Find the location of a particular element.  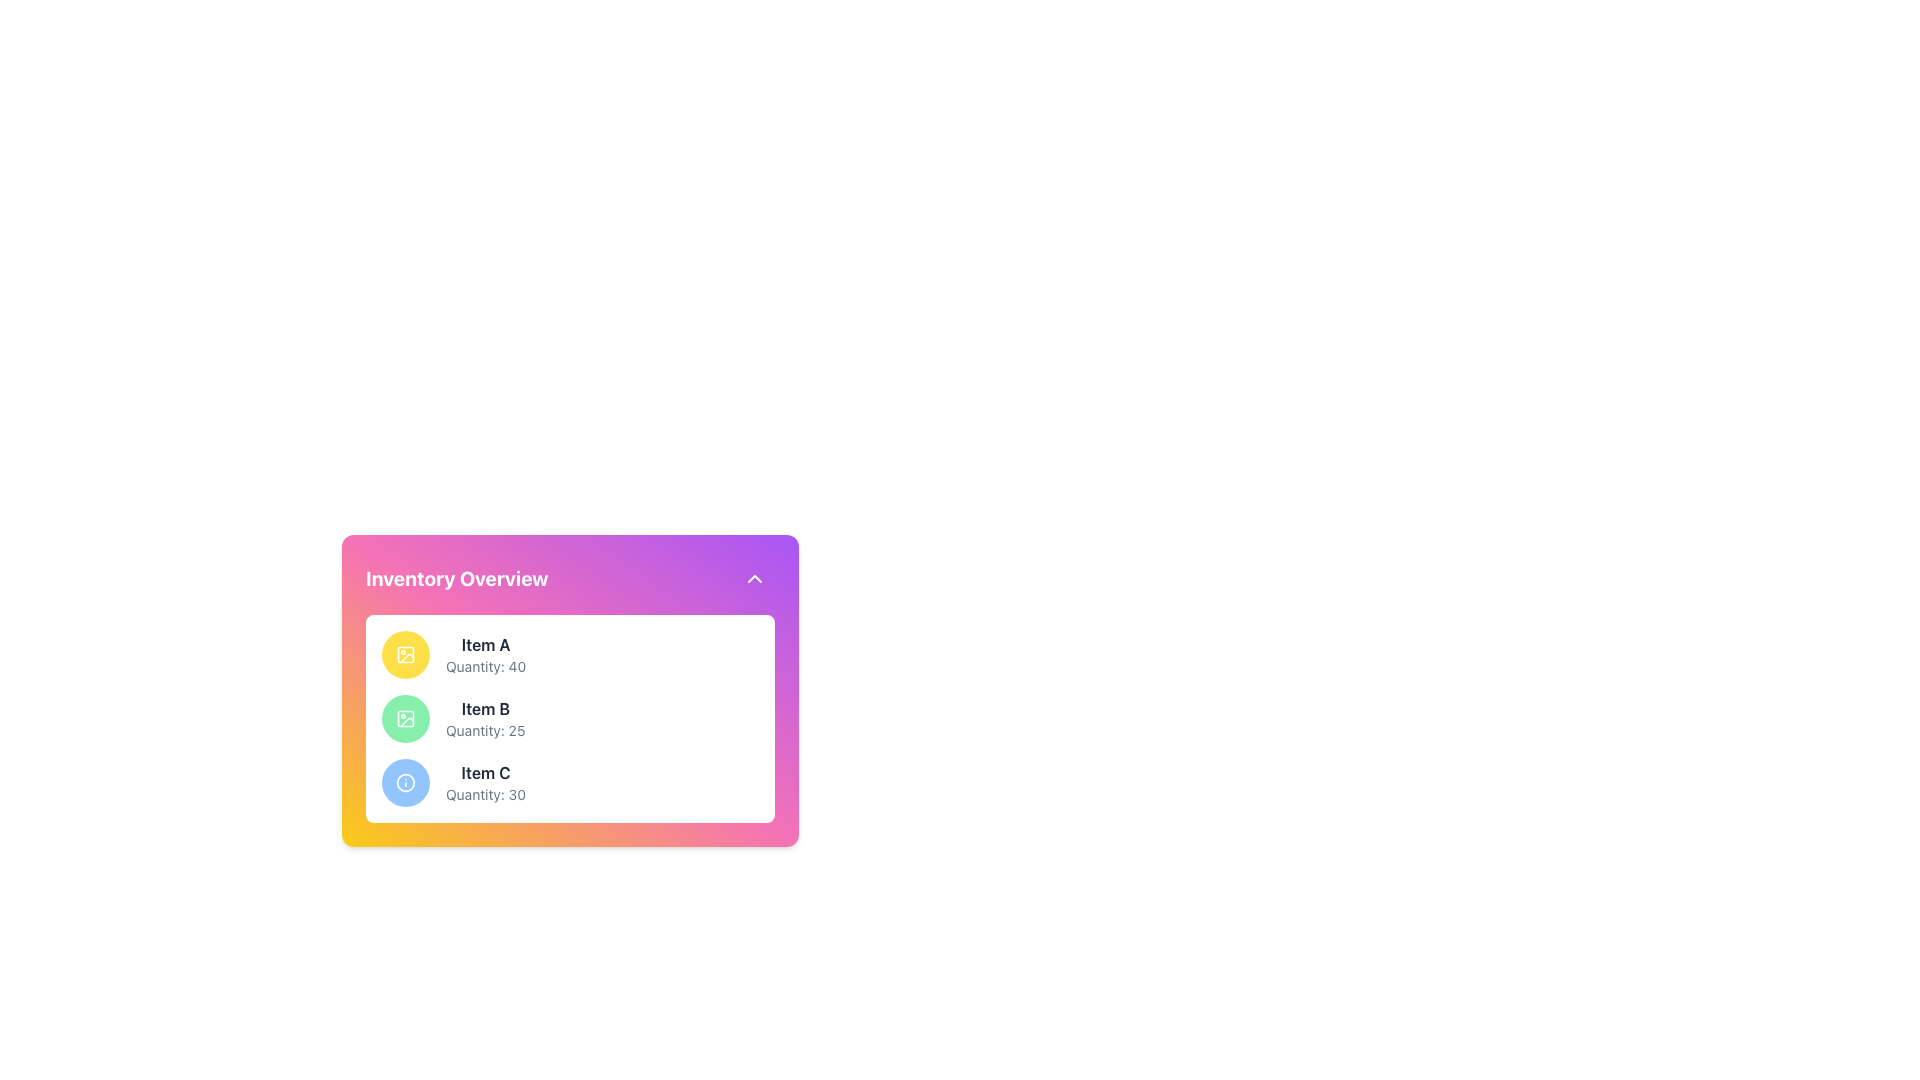

the Text Display that shows the inventory item 'Item C' which is the third item in a vertical list, located in the bottom half of the card module is located at coordinates (485, 782).